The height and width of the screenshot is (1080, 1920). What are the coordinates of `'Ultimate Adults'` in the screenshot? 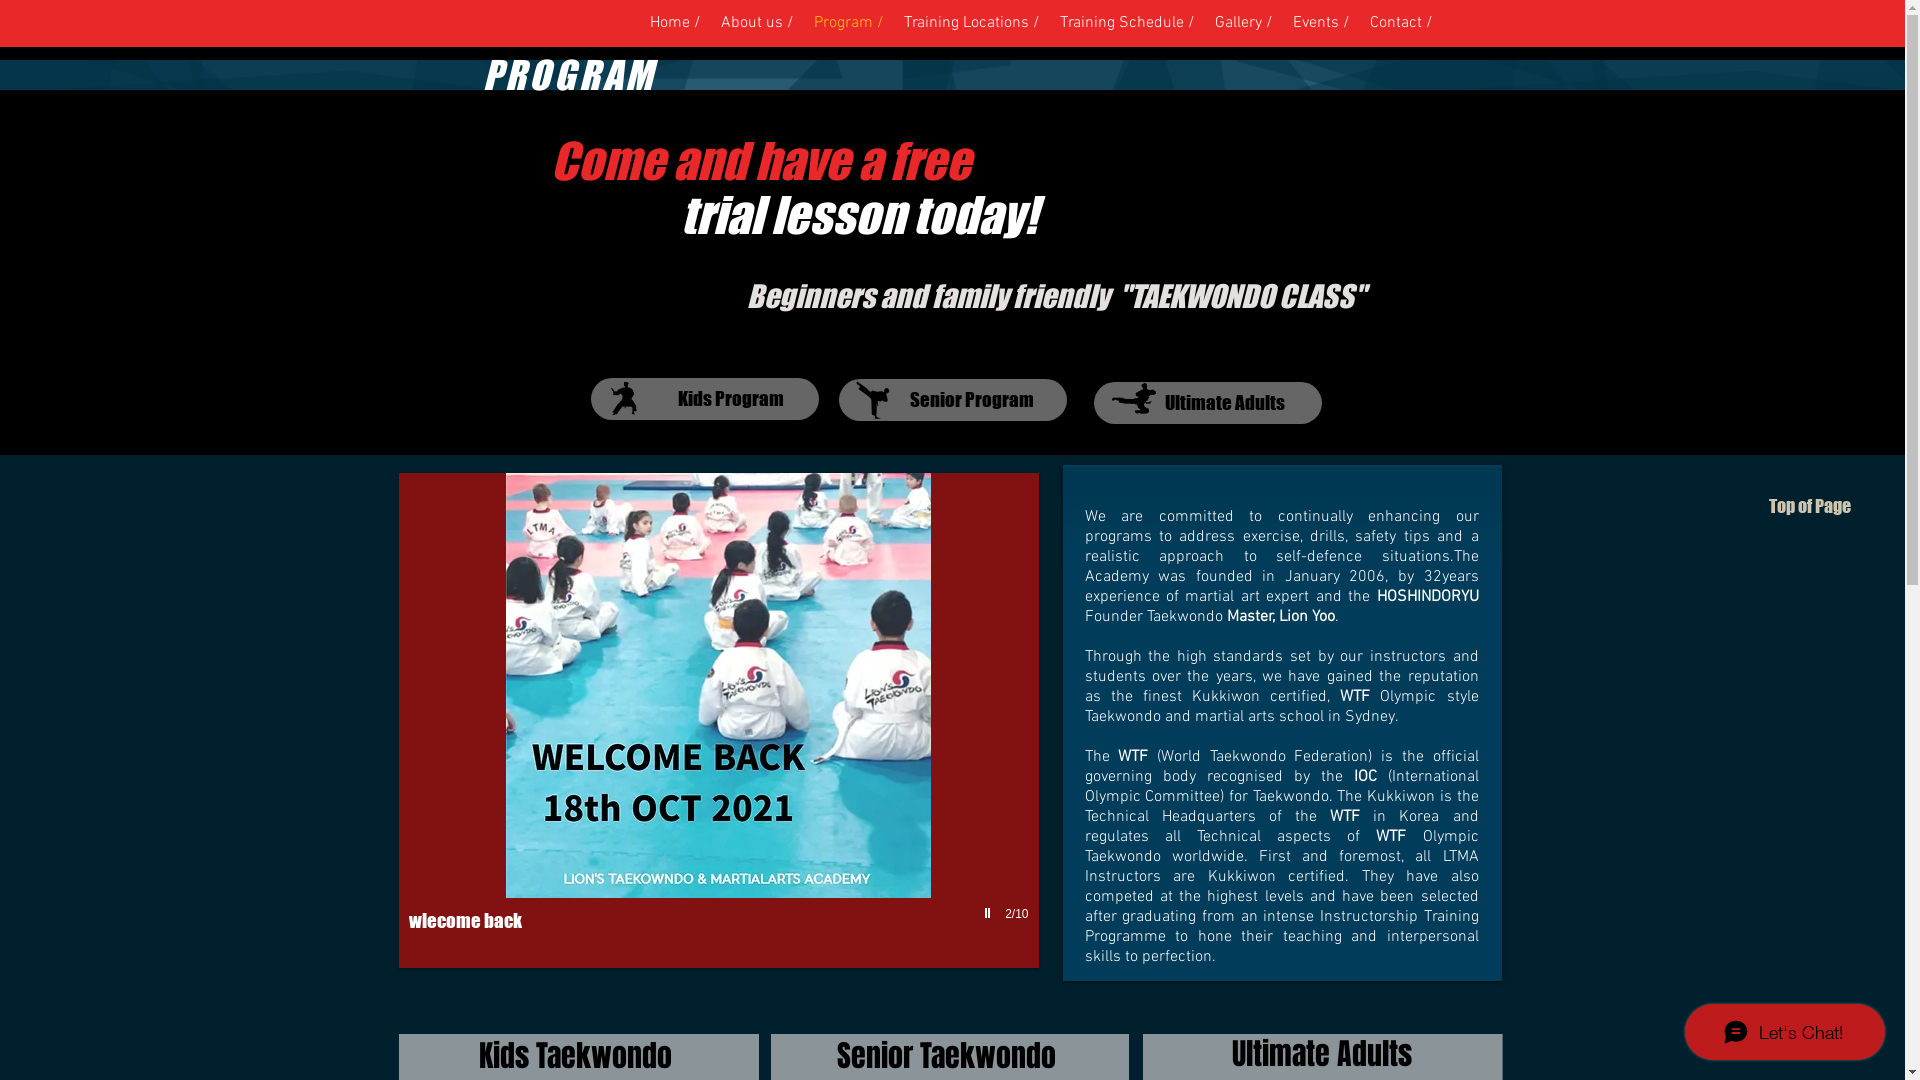 It's located at (1207, 402).